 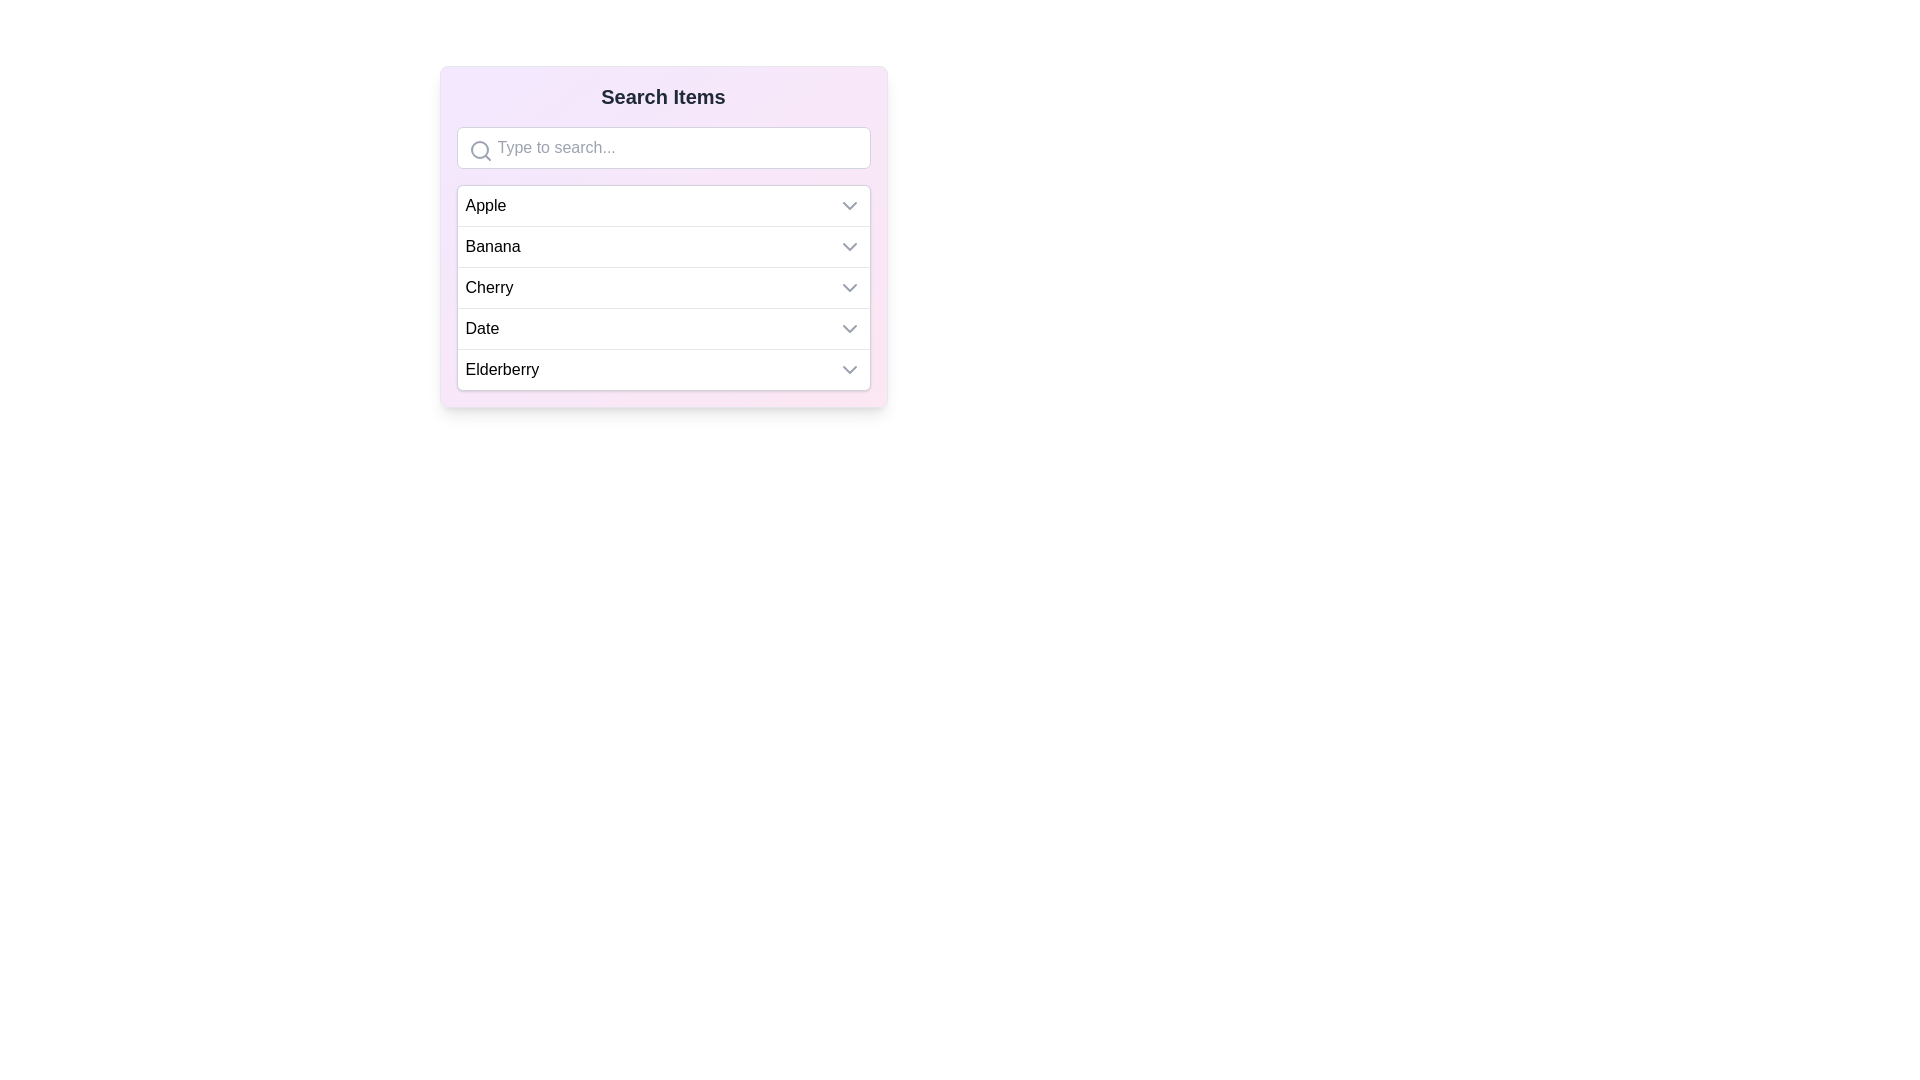 What do you see at coordinates (663, 287) in the screenshot?
I see `the 'Cherry' item in the selectable list` at bounding box center [663, 287].